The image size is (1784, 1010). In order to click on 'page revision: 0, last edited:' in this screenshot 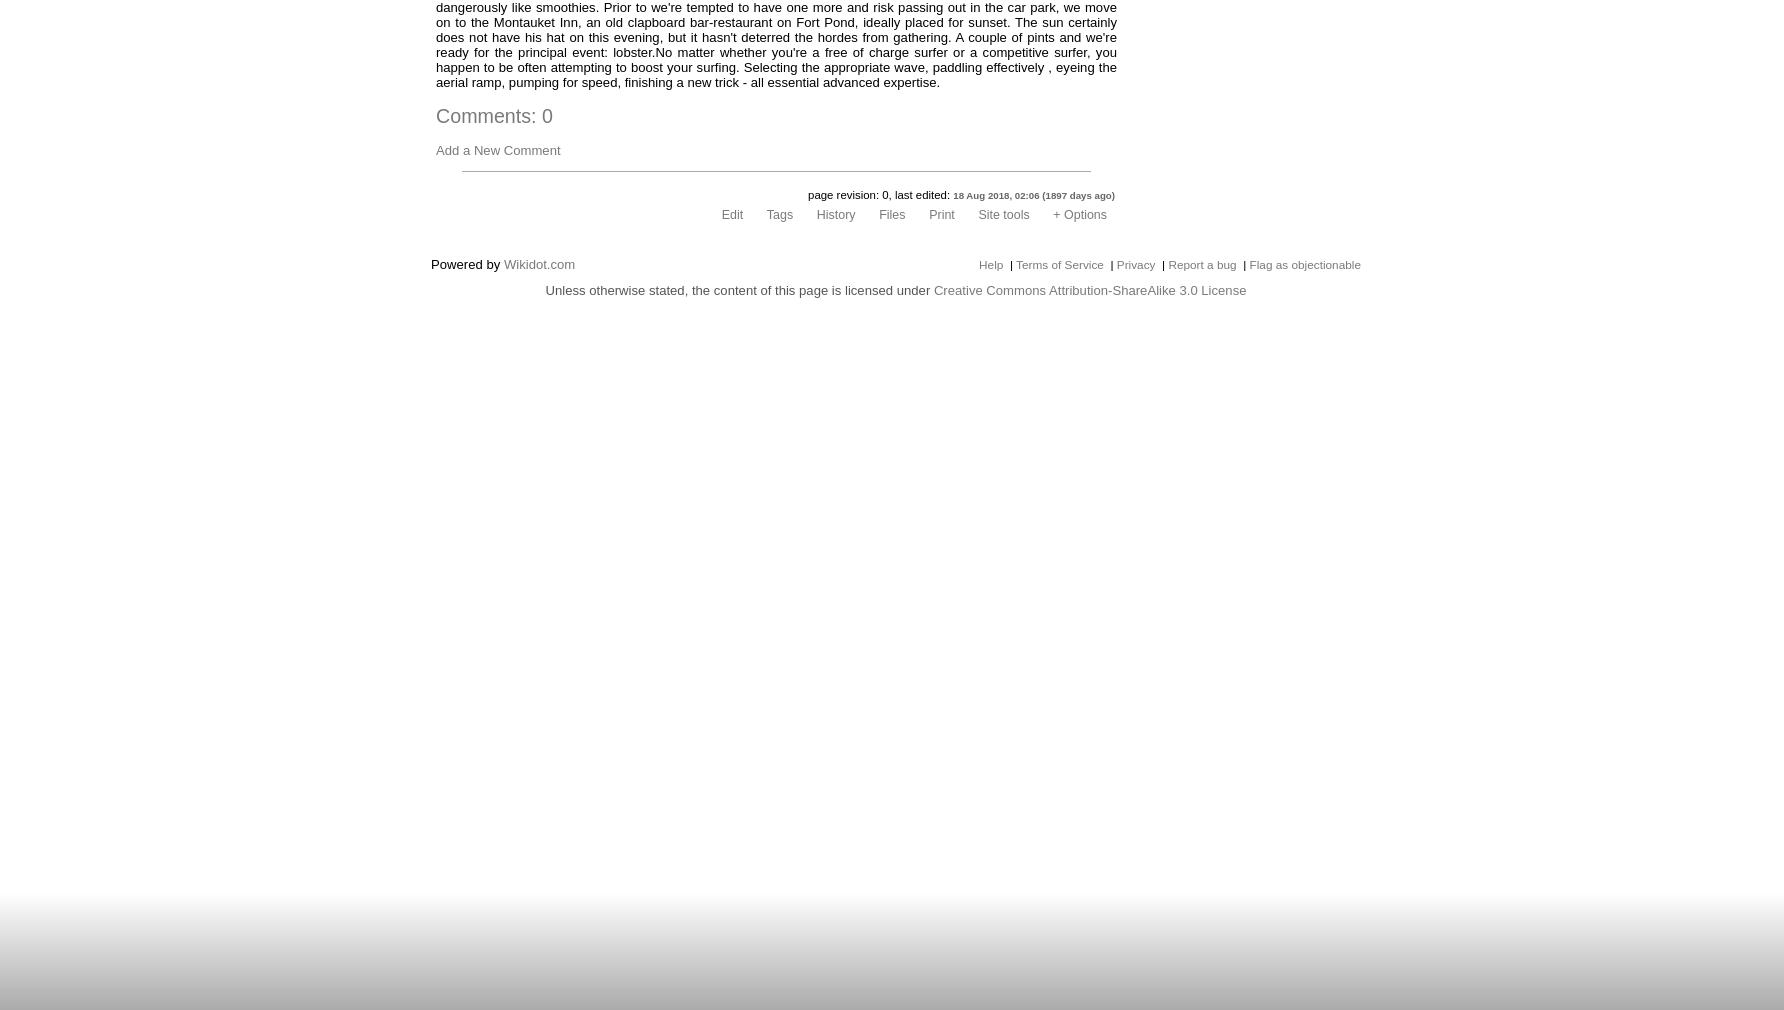, I will do `click(879, 193)`.